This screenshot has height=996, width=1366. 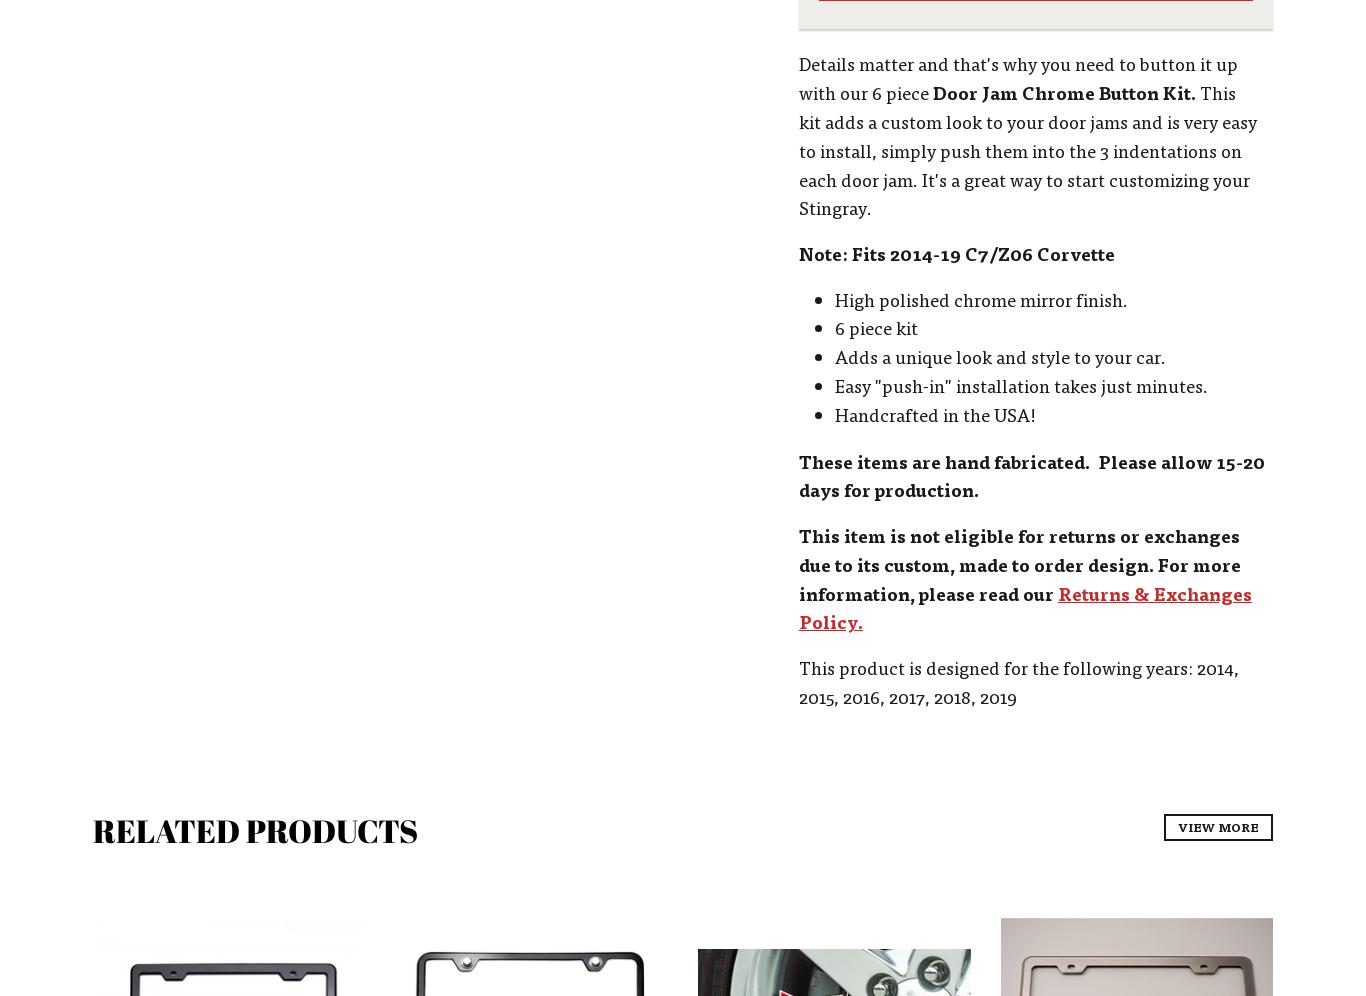 What do you see at coordinates (1024, 606) in the screenshot?
I see `'Returns & Exchanges Policy.'` at bounding box center [1024, 606].